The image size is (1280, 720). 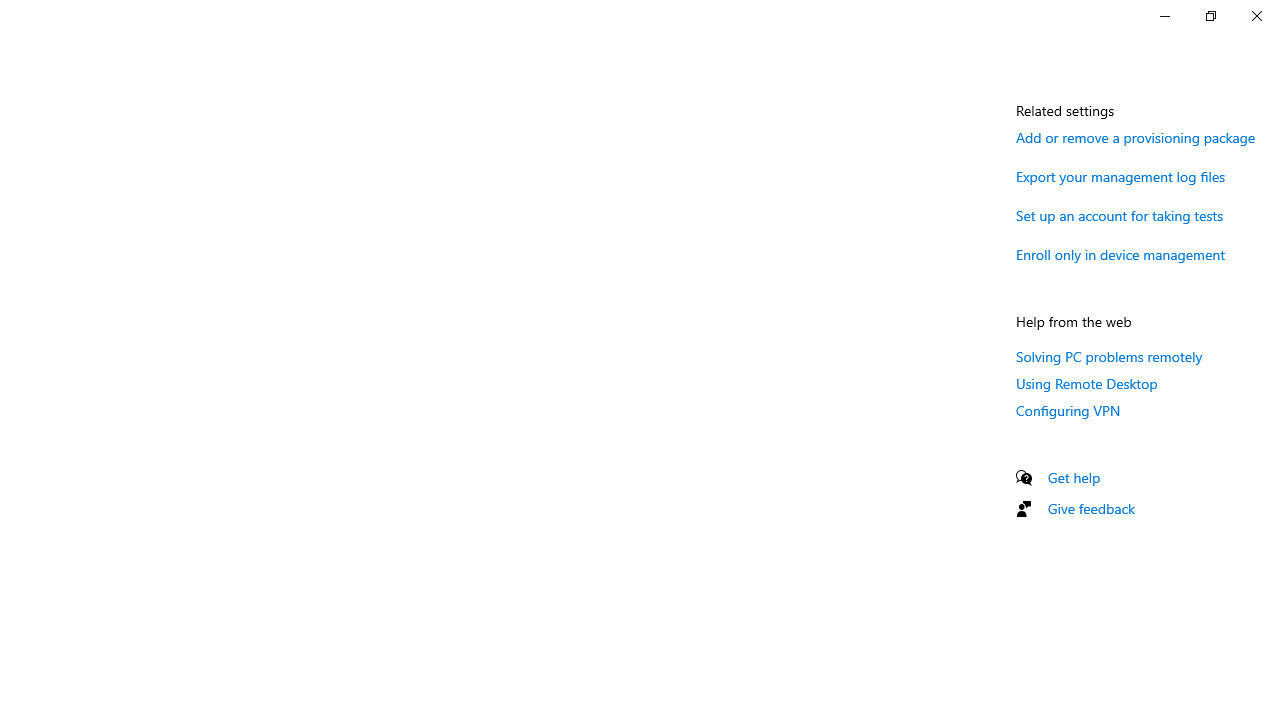 What do you see at coordinates (1090, 507) in the screenshot?
I see `'Give feedback'` at bounding box center [1090, 507].